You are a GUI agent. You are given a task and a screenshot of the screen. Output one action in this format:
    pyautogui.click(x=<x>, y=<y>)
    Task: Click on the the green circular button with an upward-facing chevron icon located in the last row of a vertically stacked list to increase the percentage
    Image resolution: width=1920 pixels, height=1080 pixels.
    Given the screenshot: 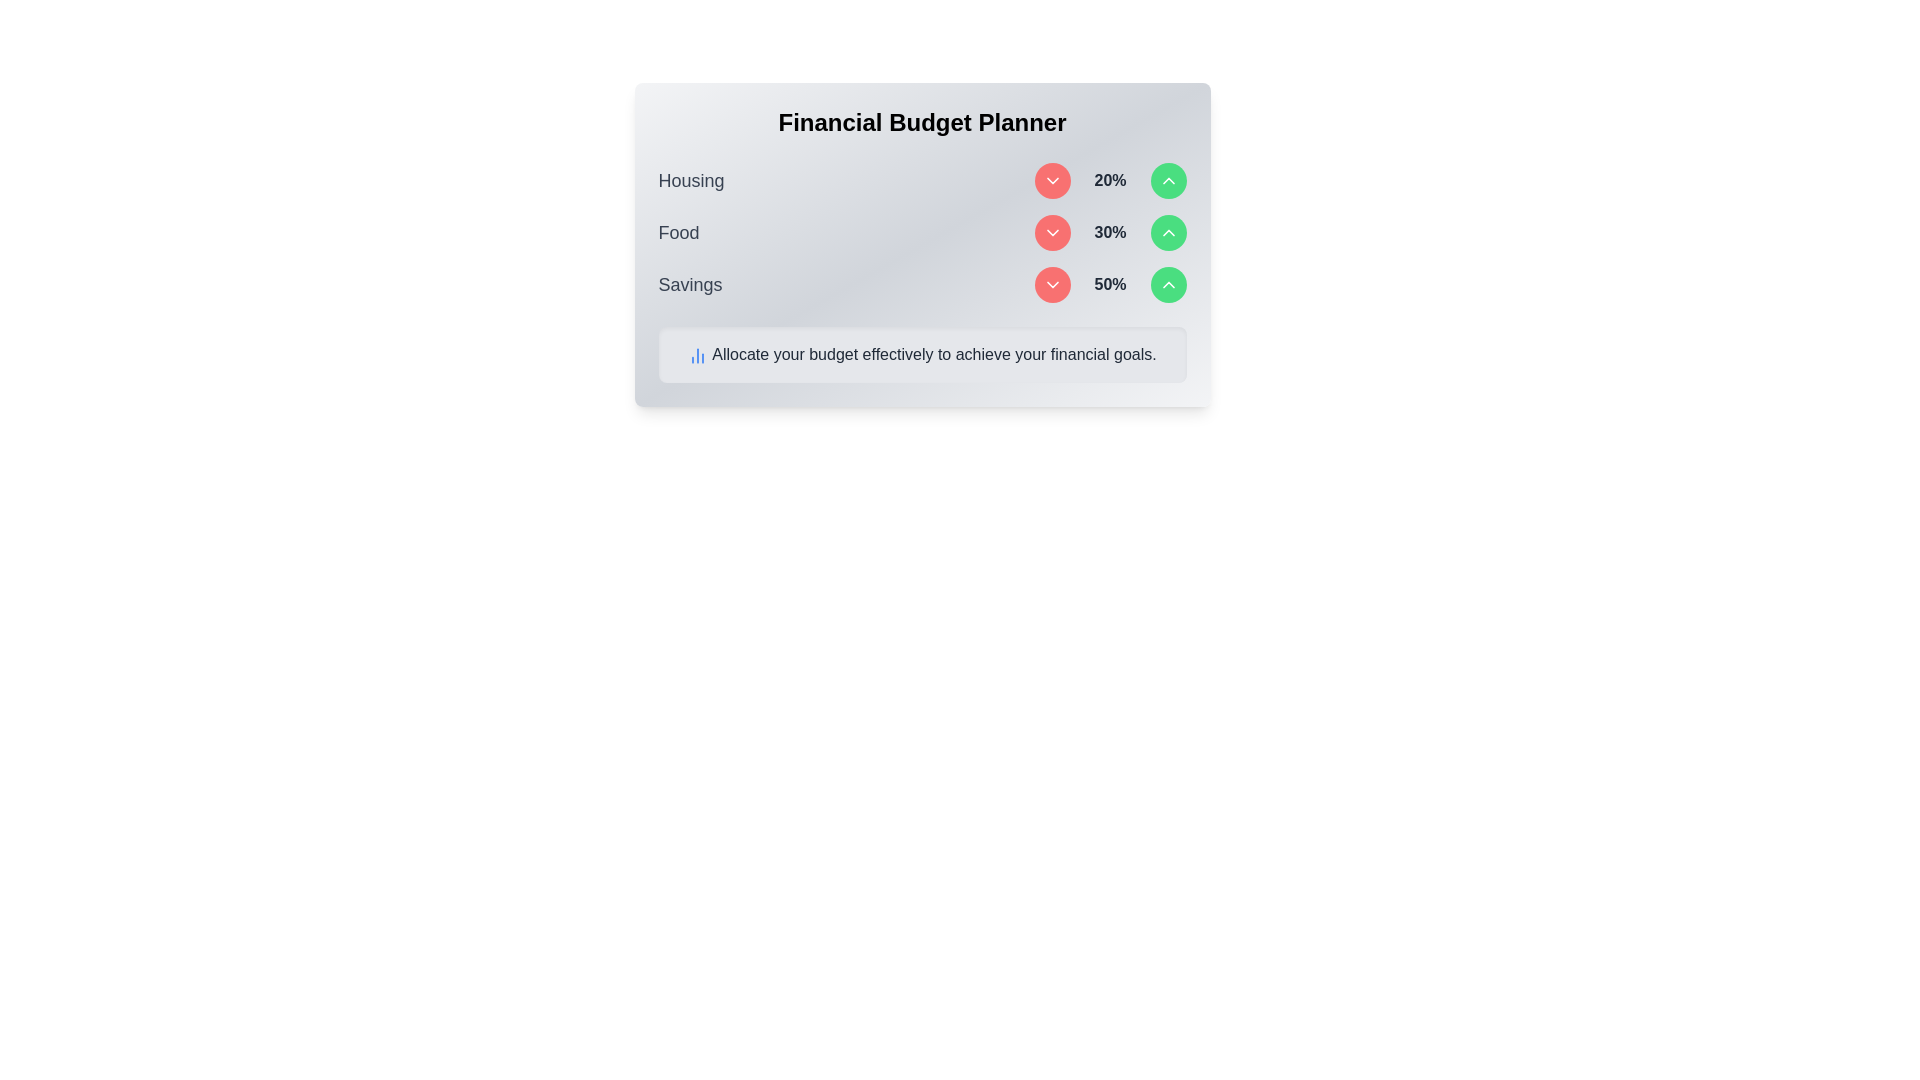 What is the action you would take?
    pyautogui.click(x=1168, y=285)
    